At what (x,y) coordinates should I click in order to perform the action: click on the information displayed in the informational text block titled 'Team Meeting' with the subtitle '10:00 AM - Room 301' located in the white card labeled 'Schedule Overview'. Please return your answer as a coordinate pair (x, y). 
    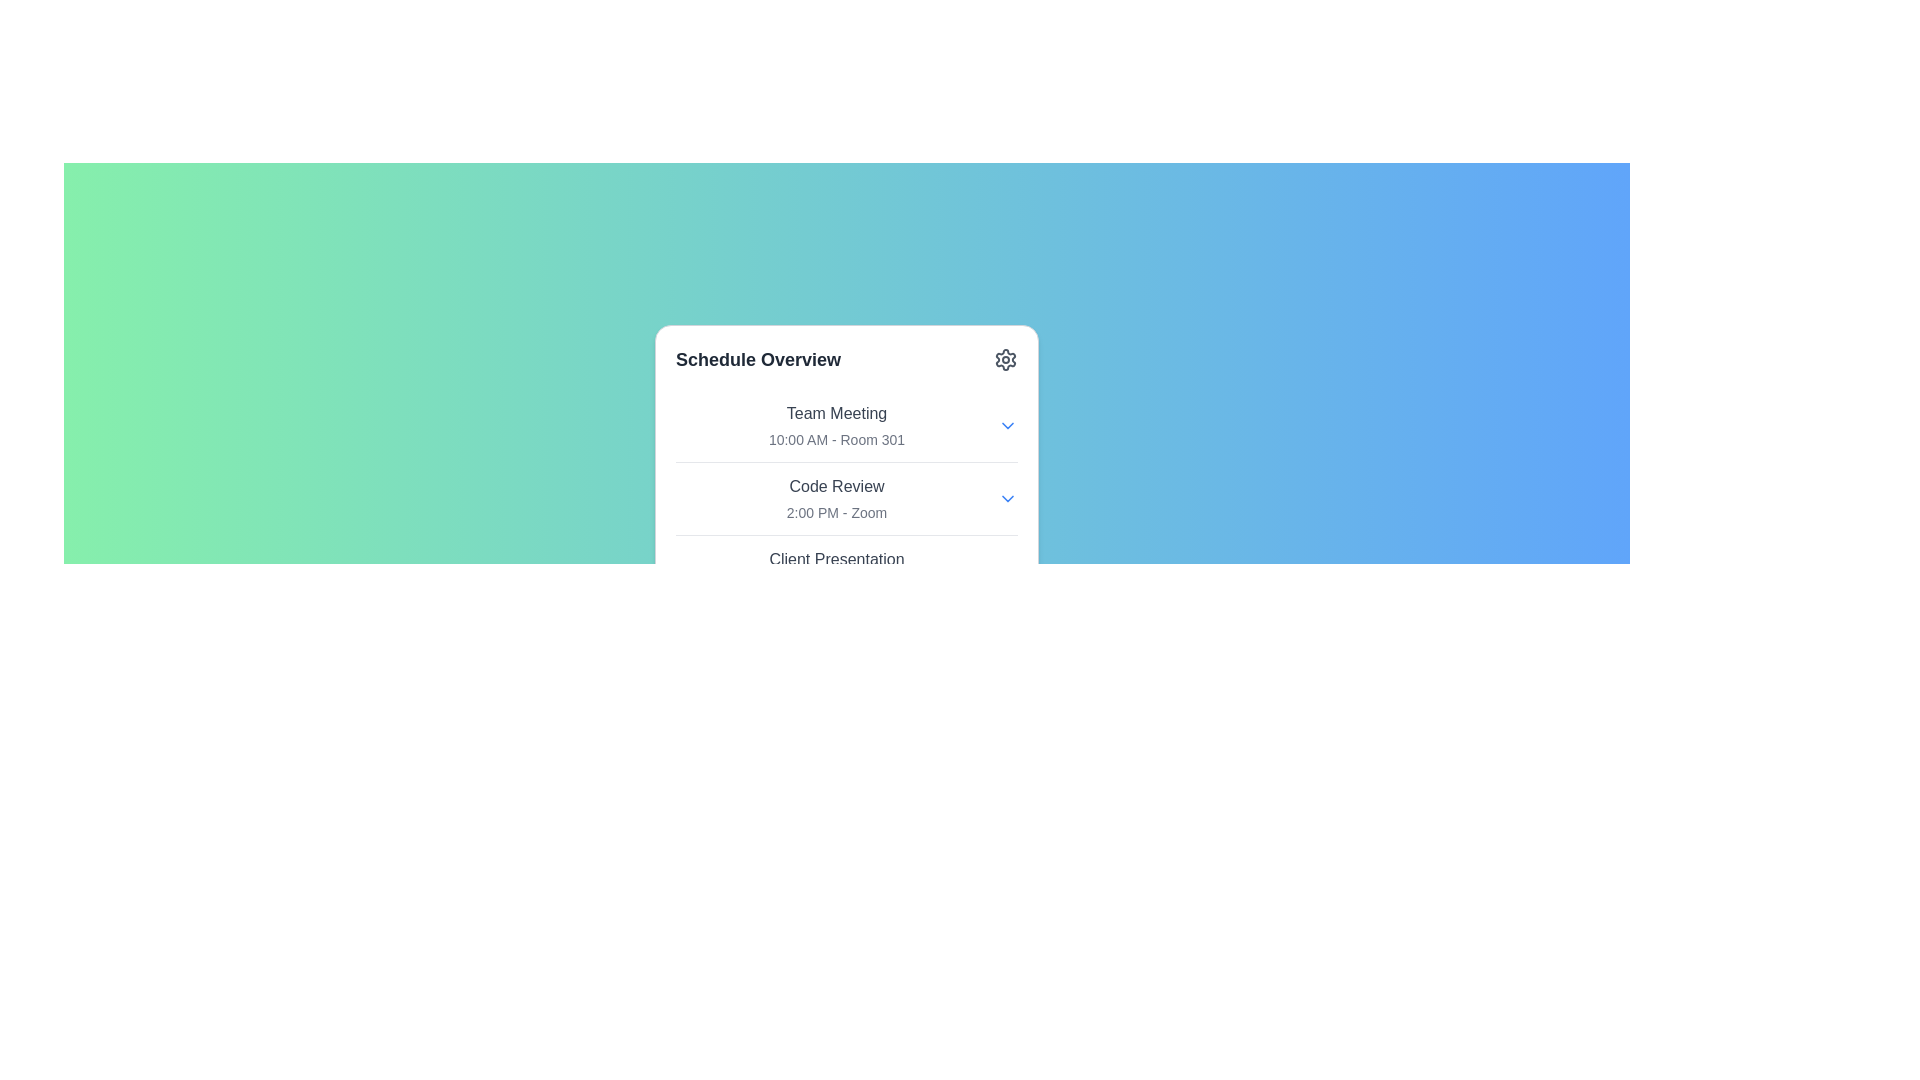
    Looking at the image, I should click on (836, 424).